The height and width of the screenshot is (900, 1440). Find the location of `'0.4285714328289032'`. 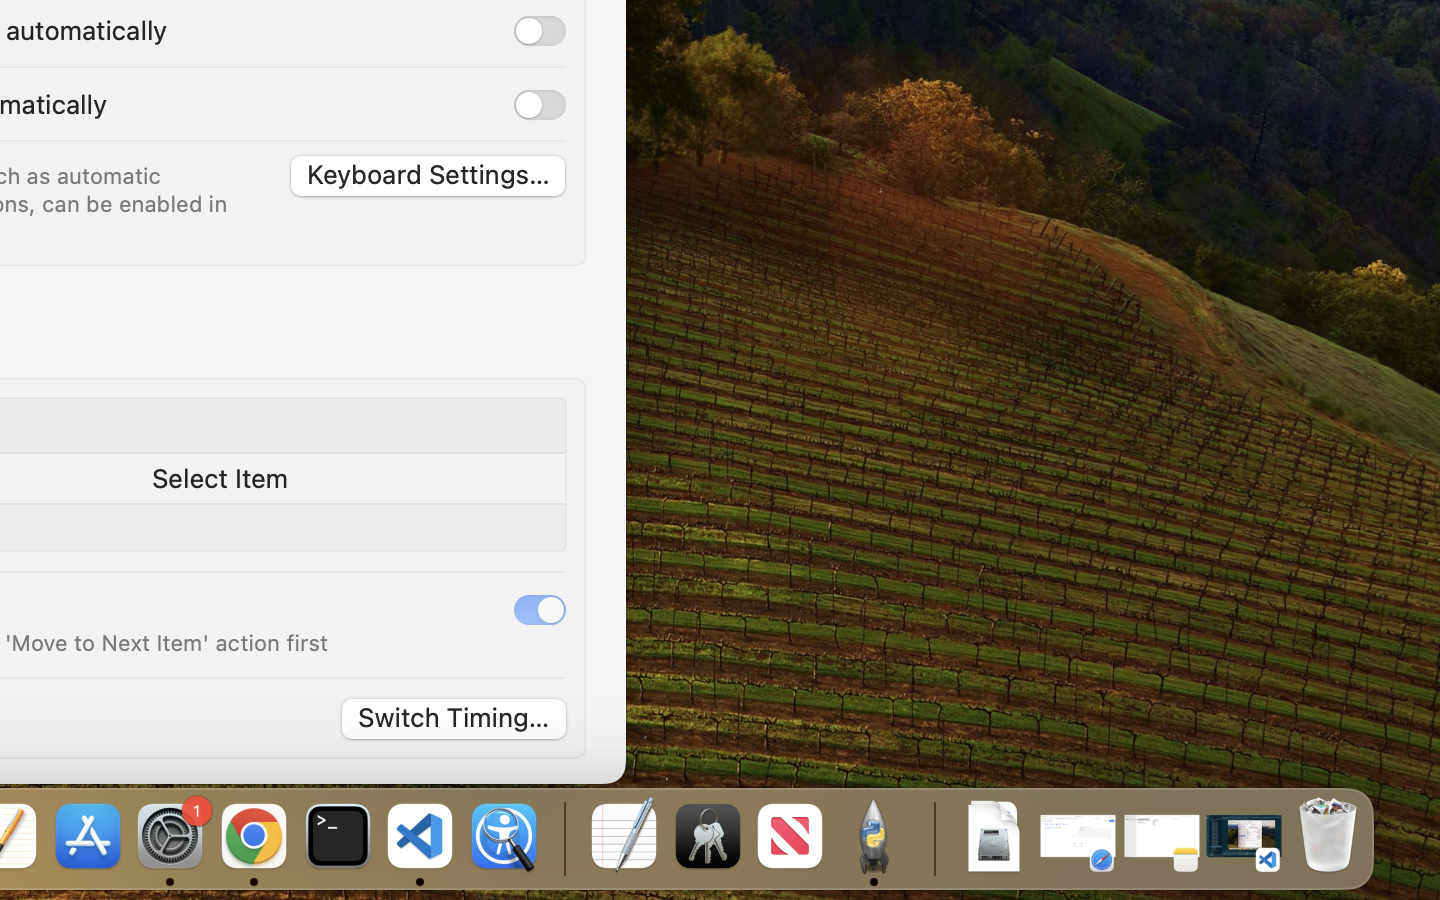

'0.4285714328289032' is located at coordinates (562, 837).